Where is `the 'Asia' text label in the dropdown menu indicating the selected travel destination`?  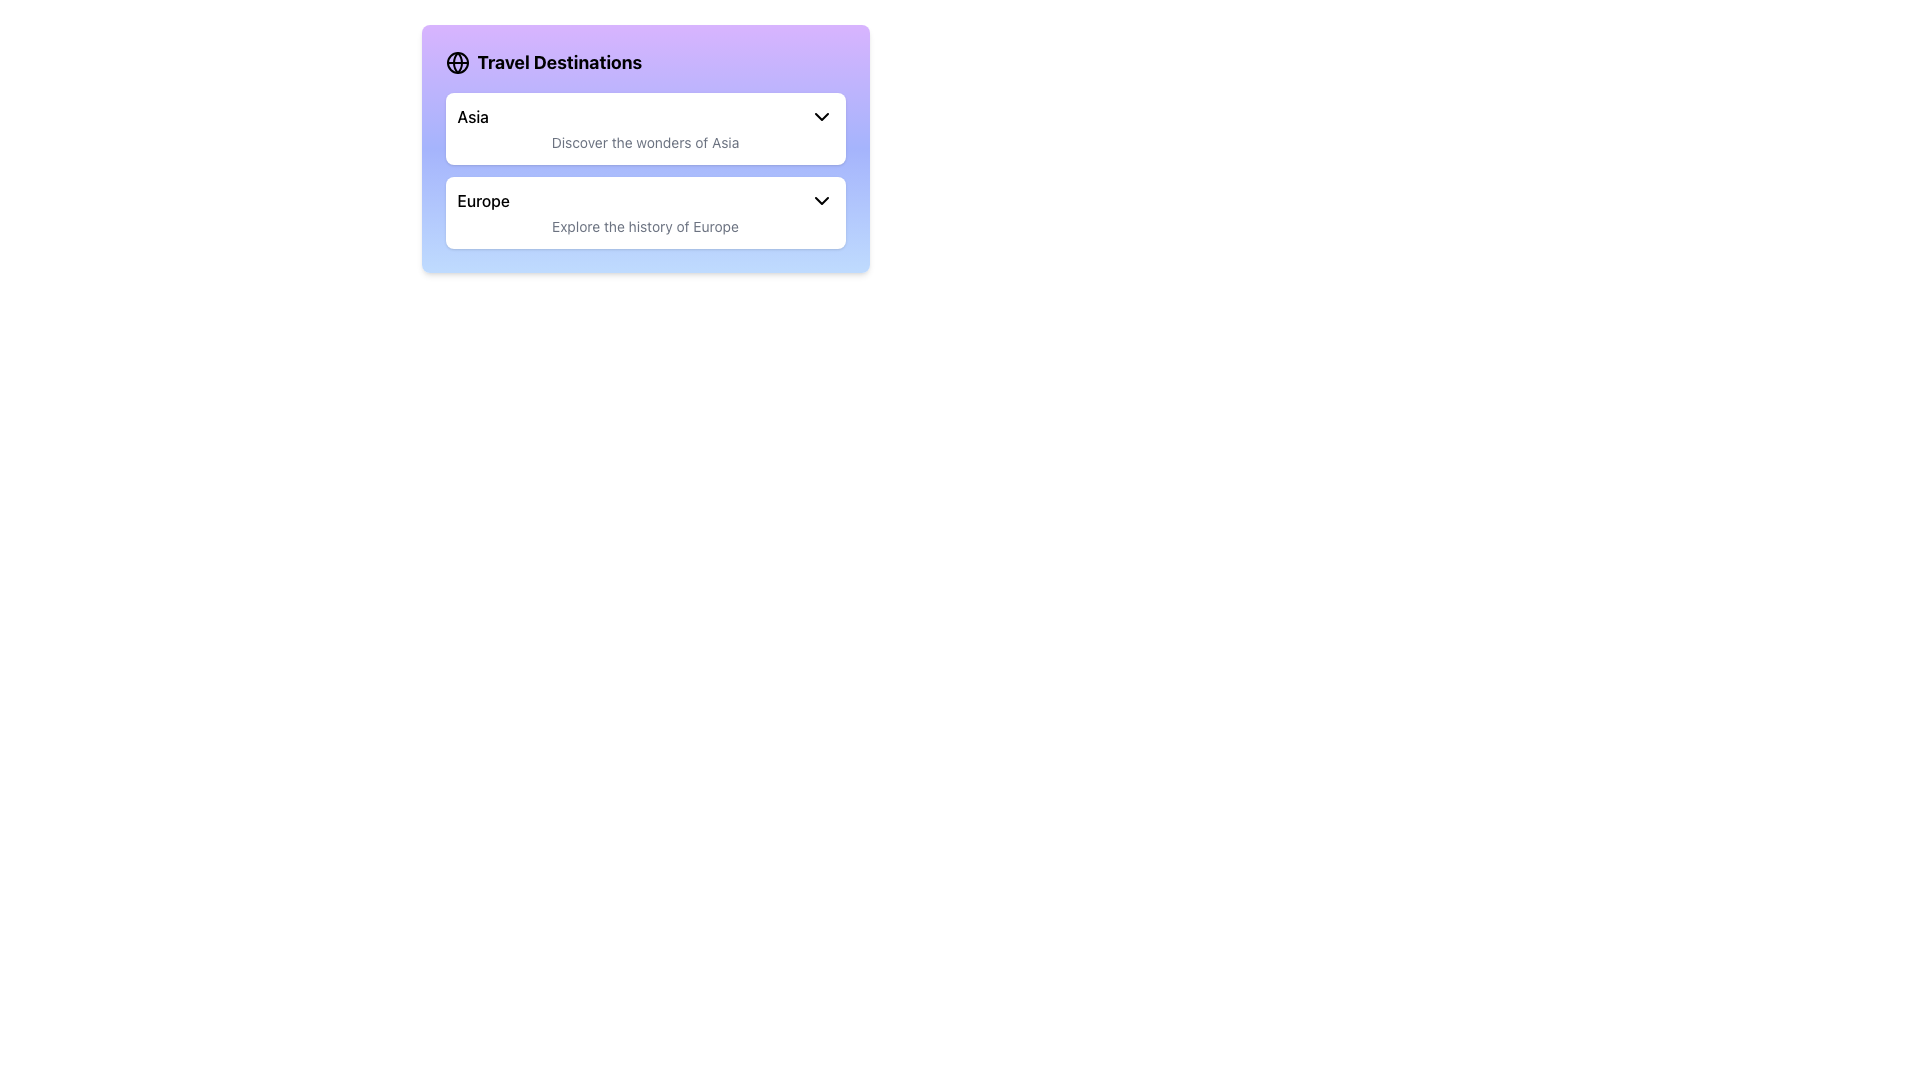
the 'Asia' text label in the dropdown menu indicating the selected travel destination is located at coordinates (472, 116).